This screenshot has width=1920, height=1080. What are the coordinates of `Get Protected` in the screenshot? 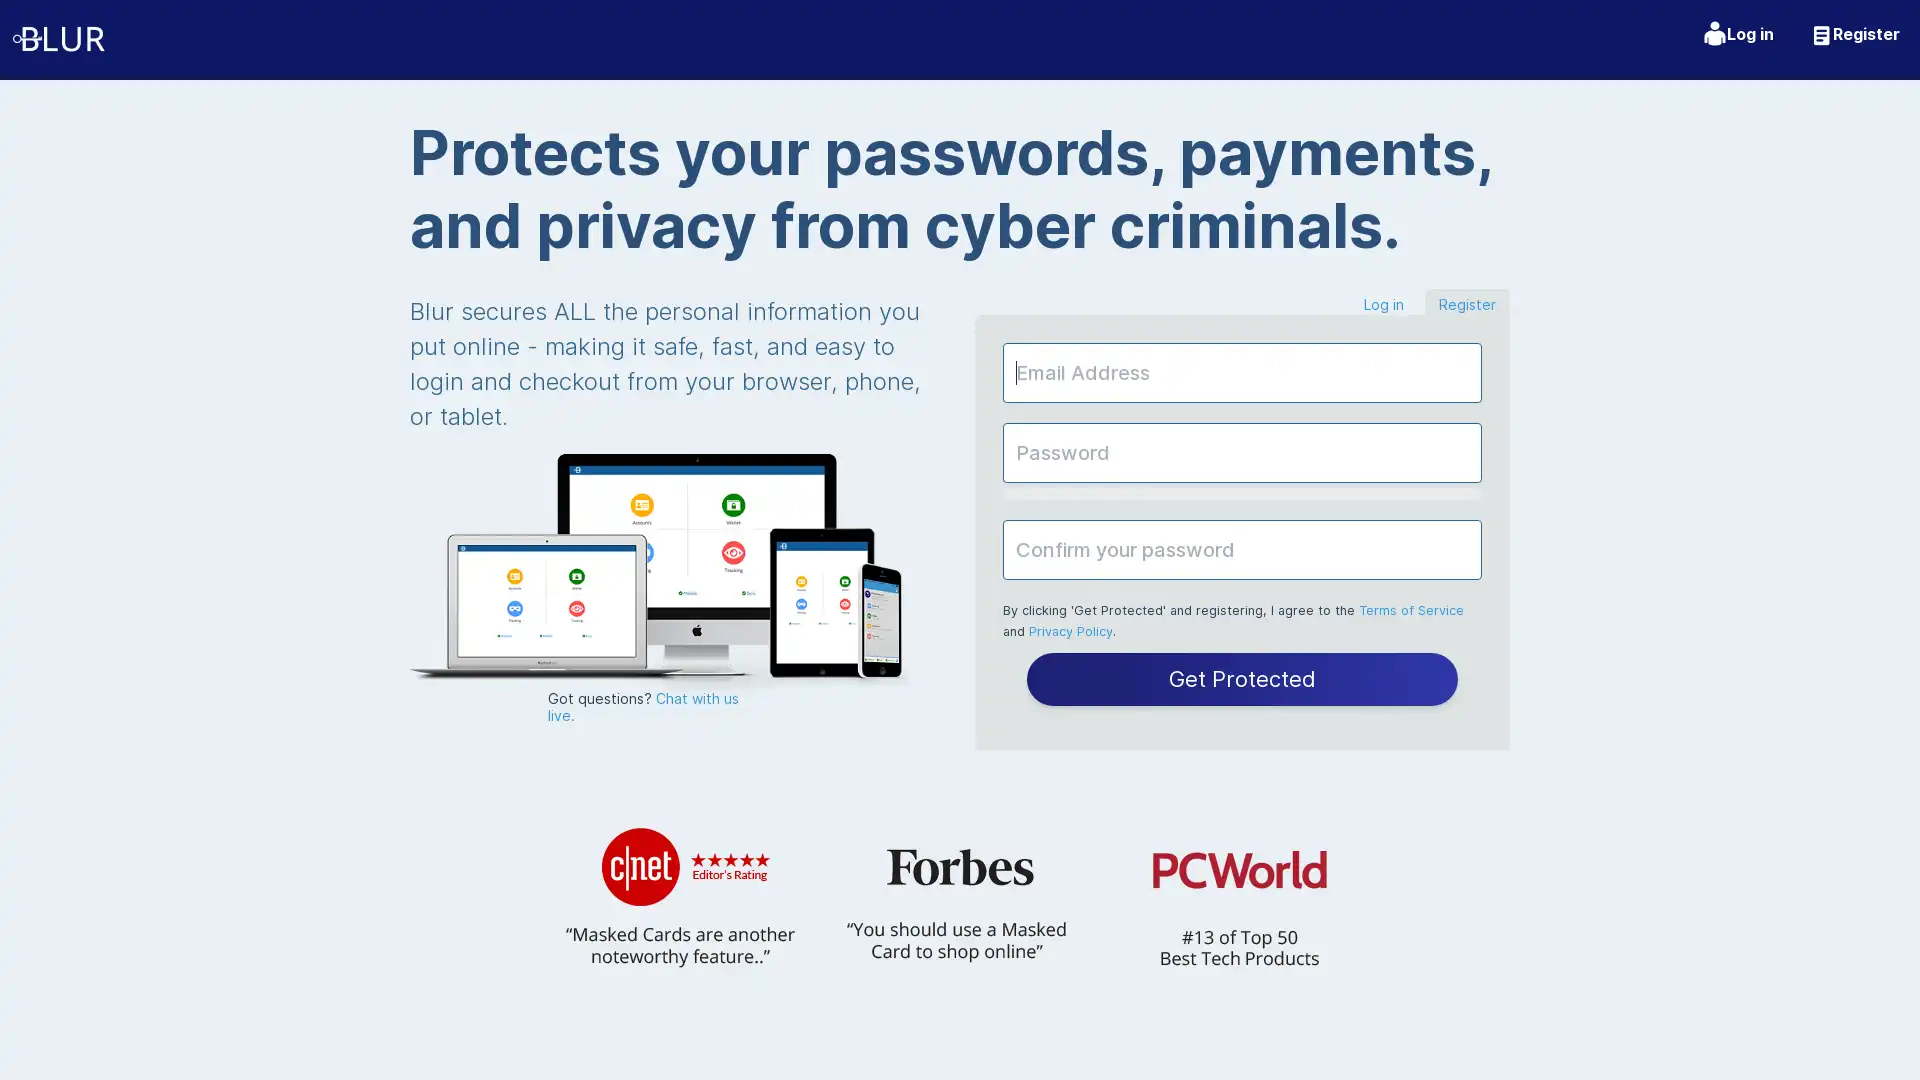 It's located at (1241, 677).